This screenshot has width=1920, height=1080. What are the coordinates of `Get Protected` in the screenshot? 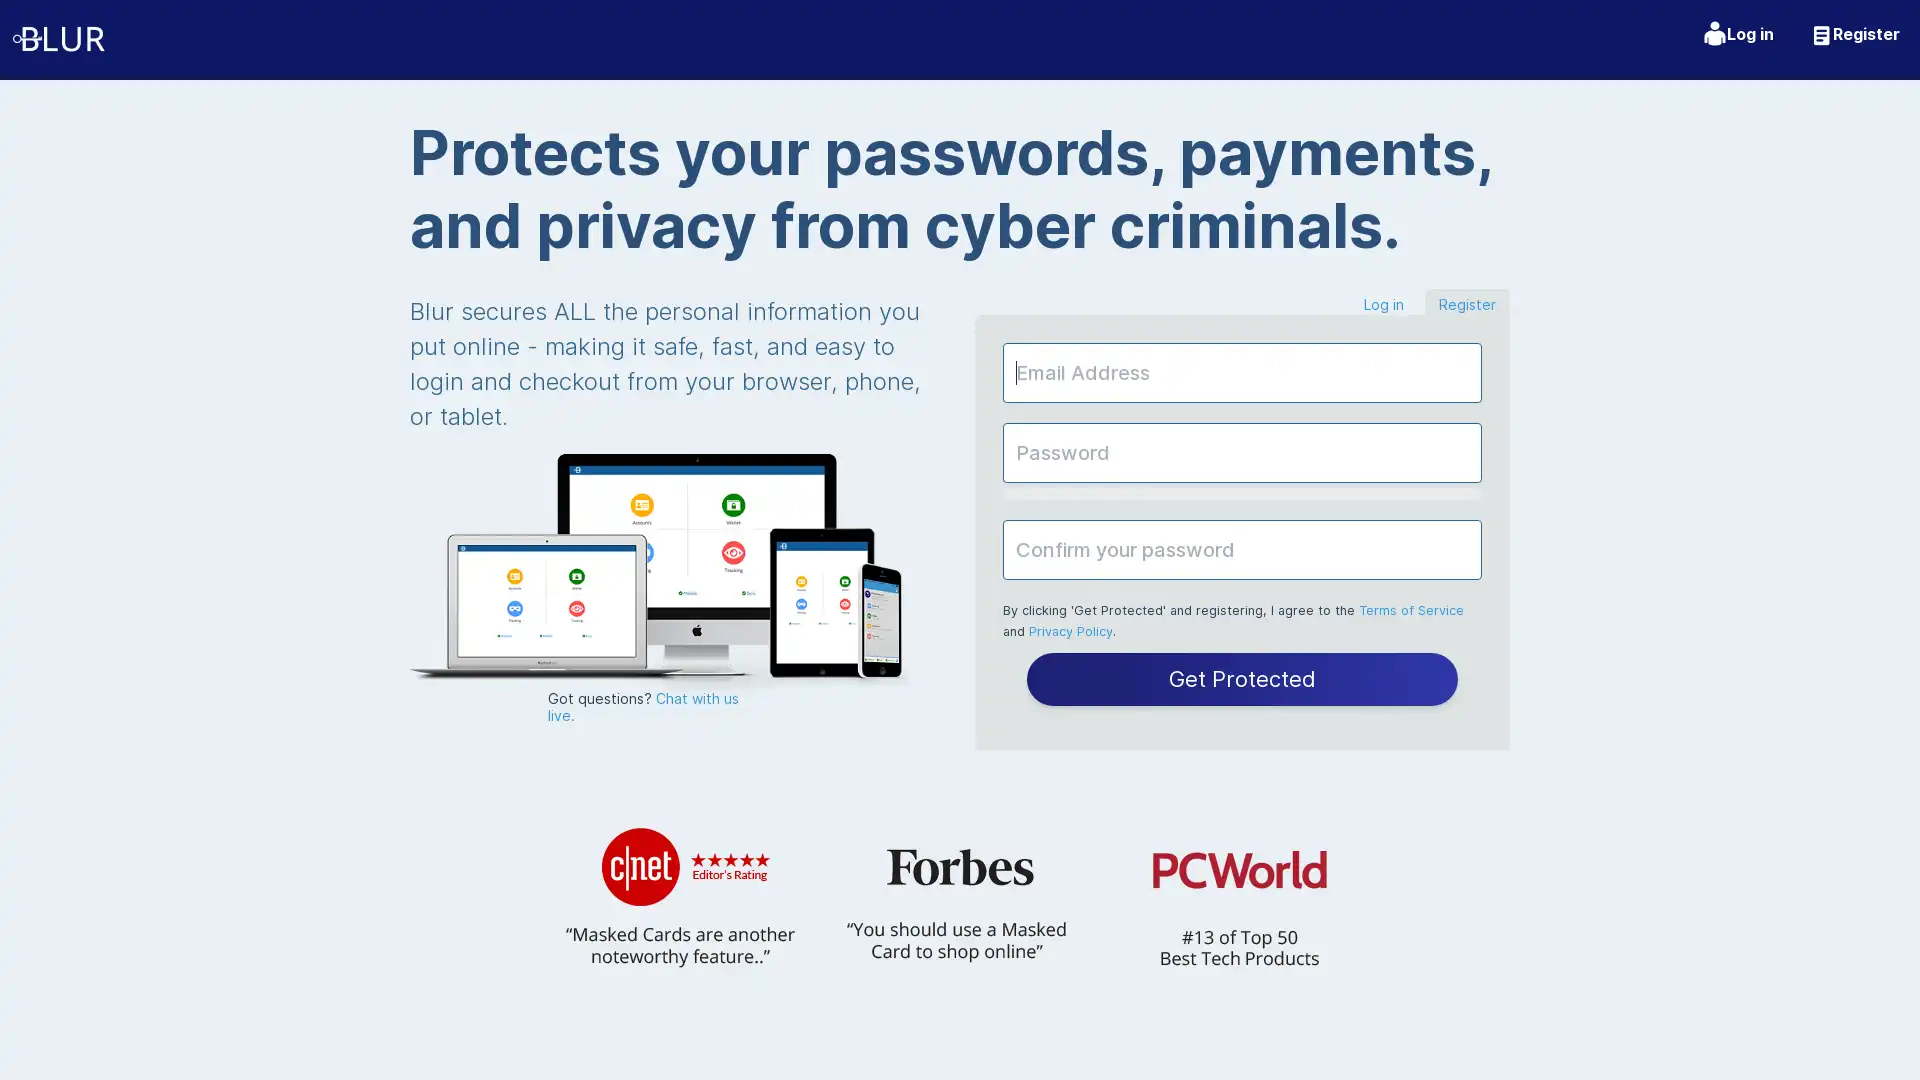 It's located at (1241, 677).